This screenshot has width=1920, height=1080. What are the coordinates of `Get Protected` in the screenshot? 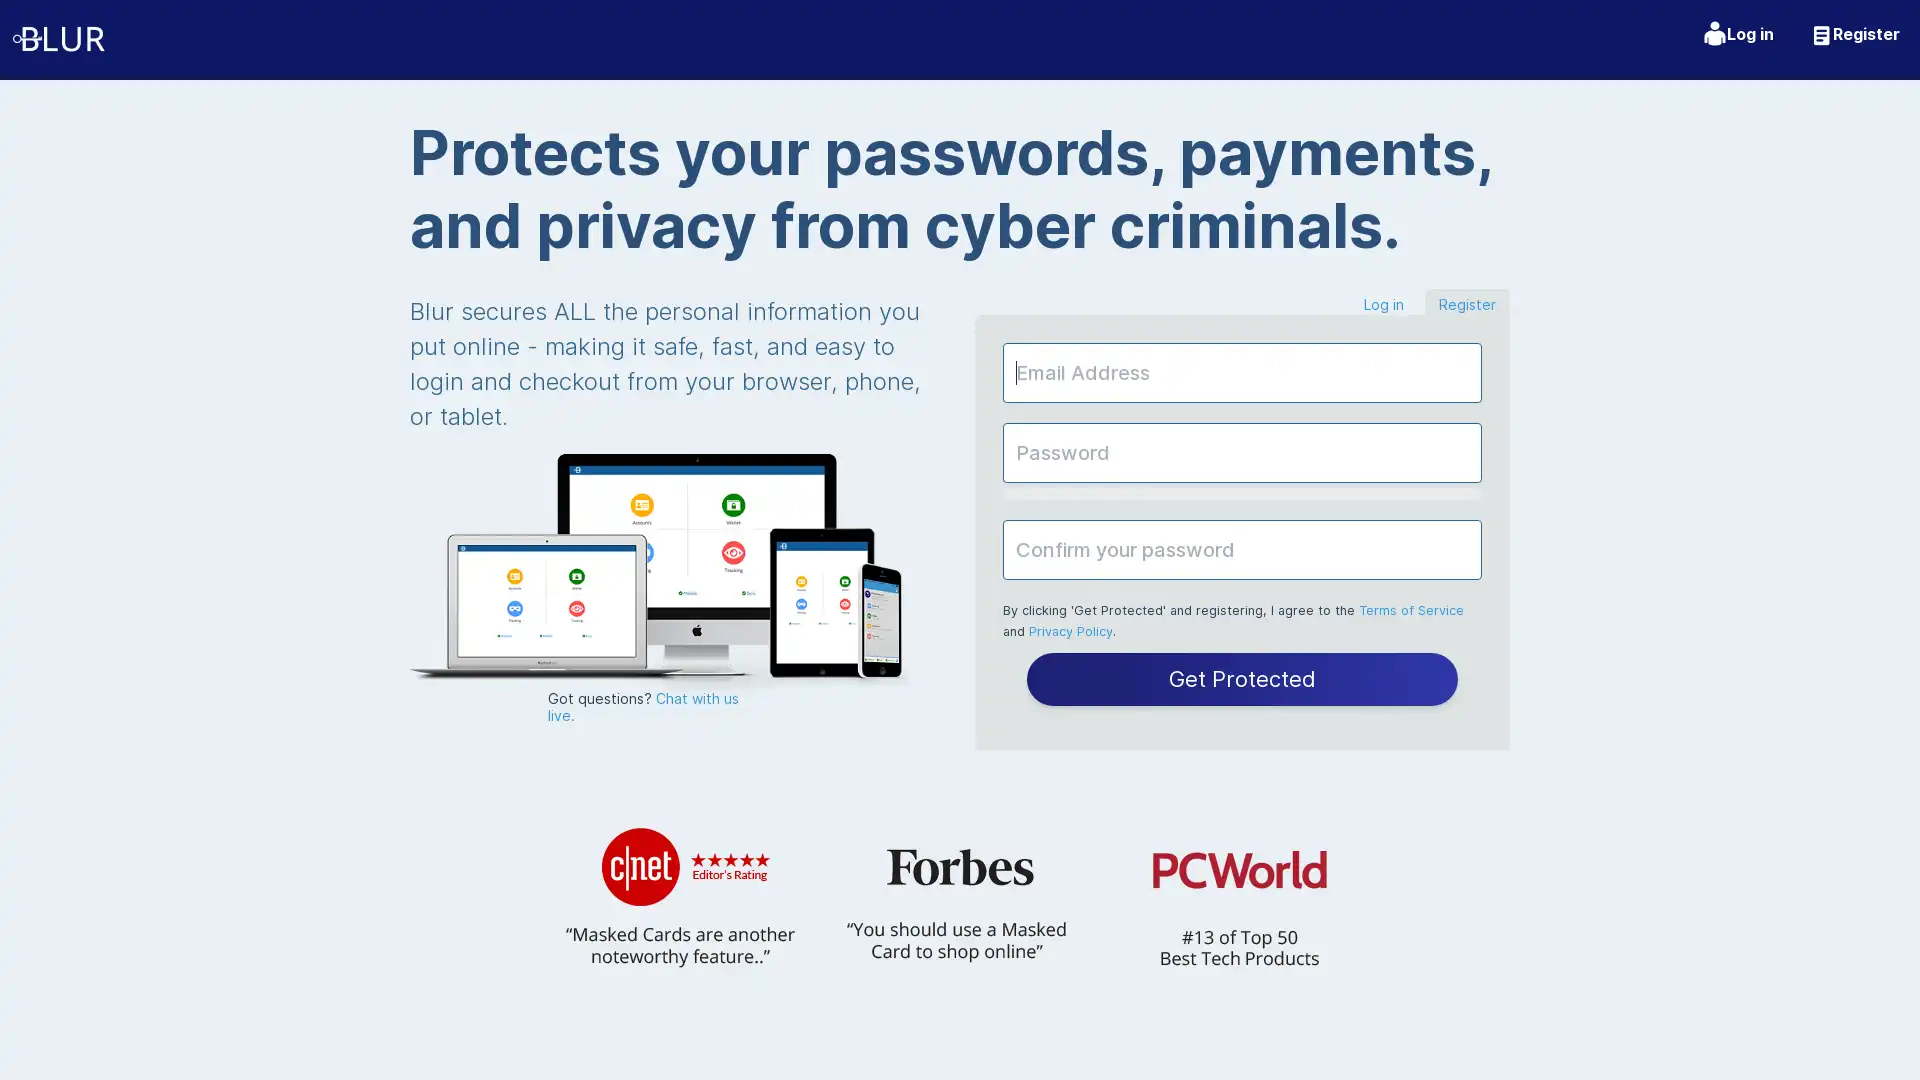 It's located at (1241, 677).